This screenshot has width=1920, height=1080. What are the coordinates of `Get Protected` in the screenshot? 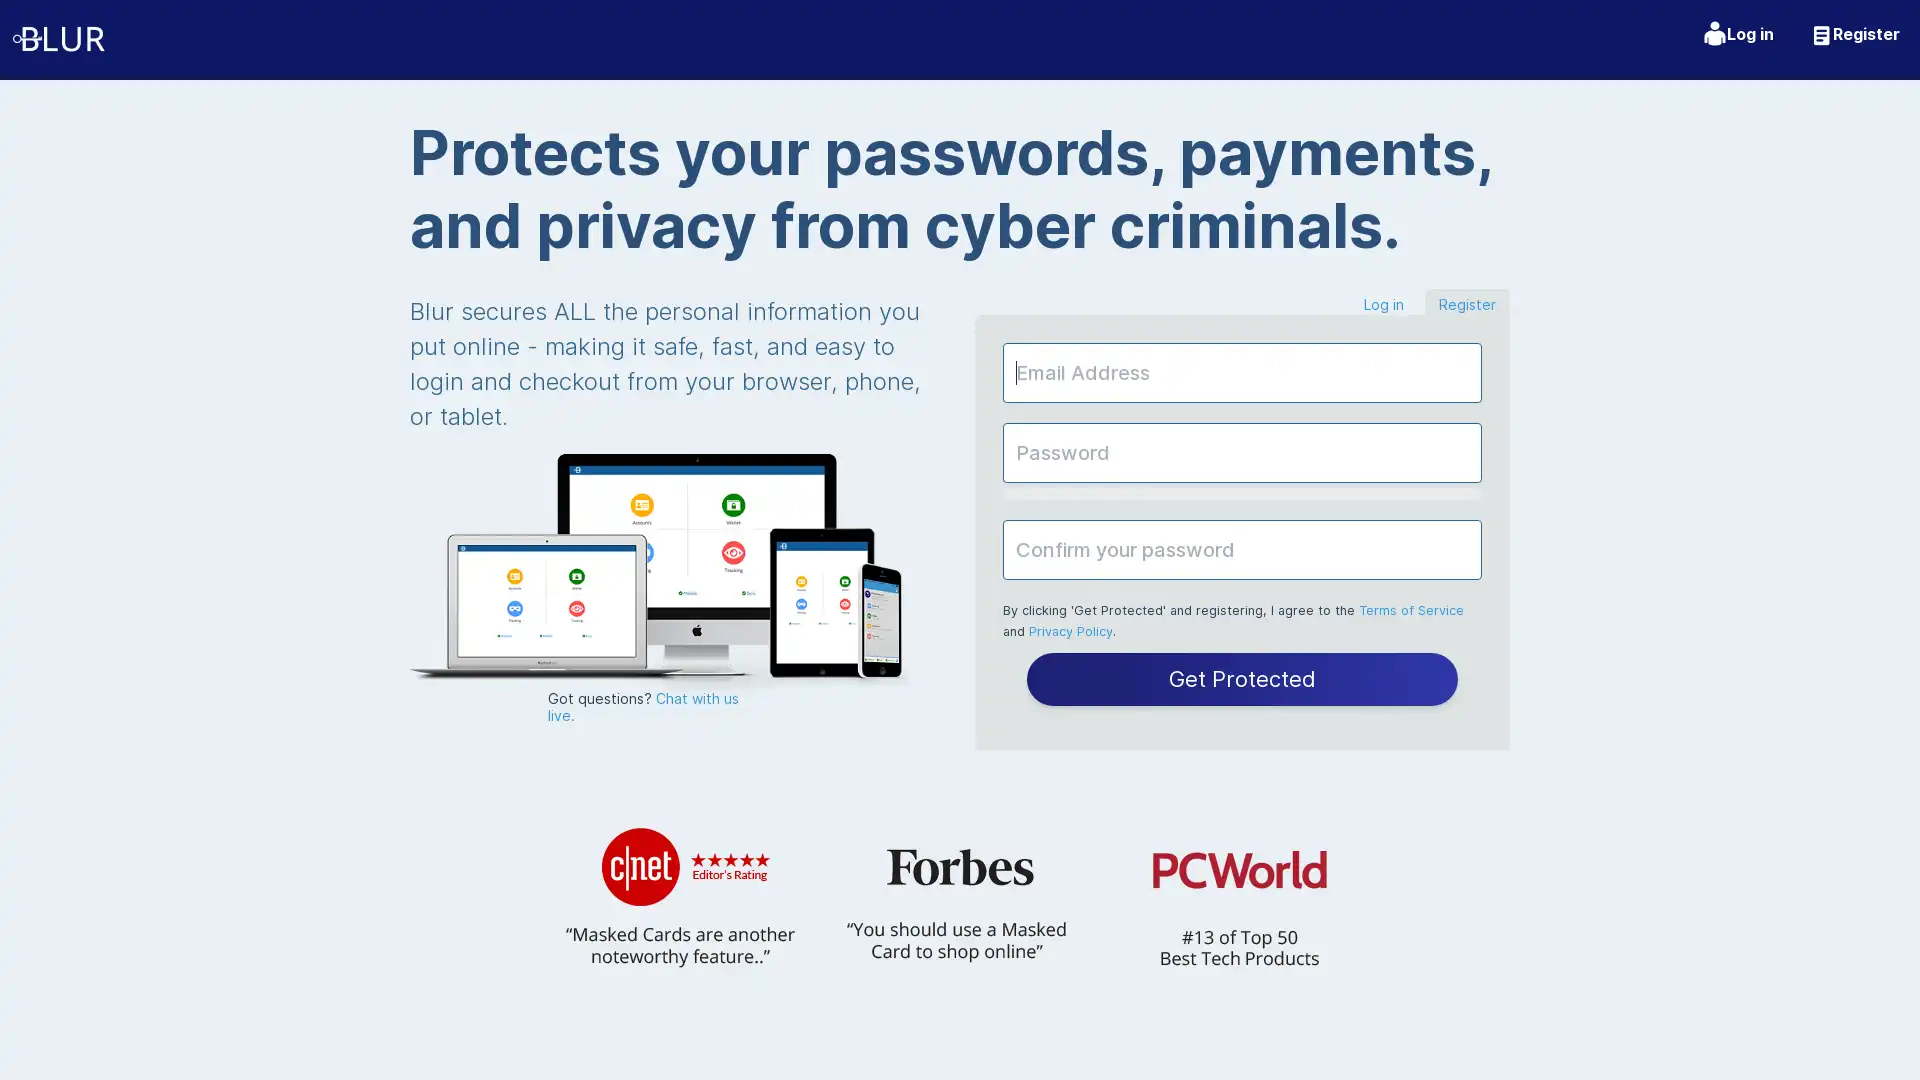 It's located at (1241, 677).